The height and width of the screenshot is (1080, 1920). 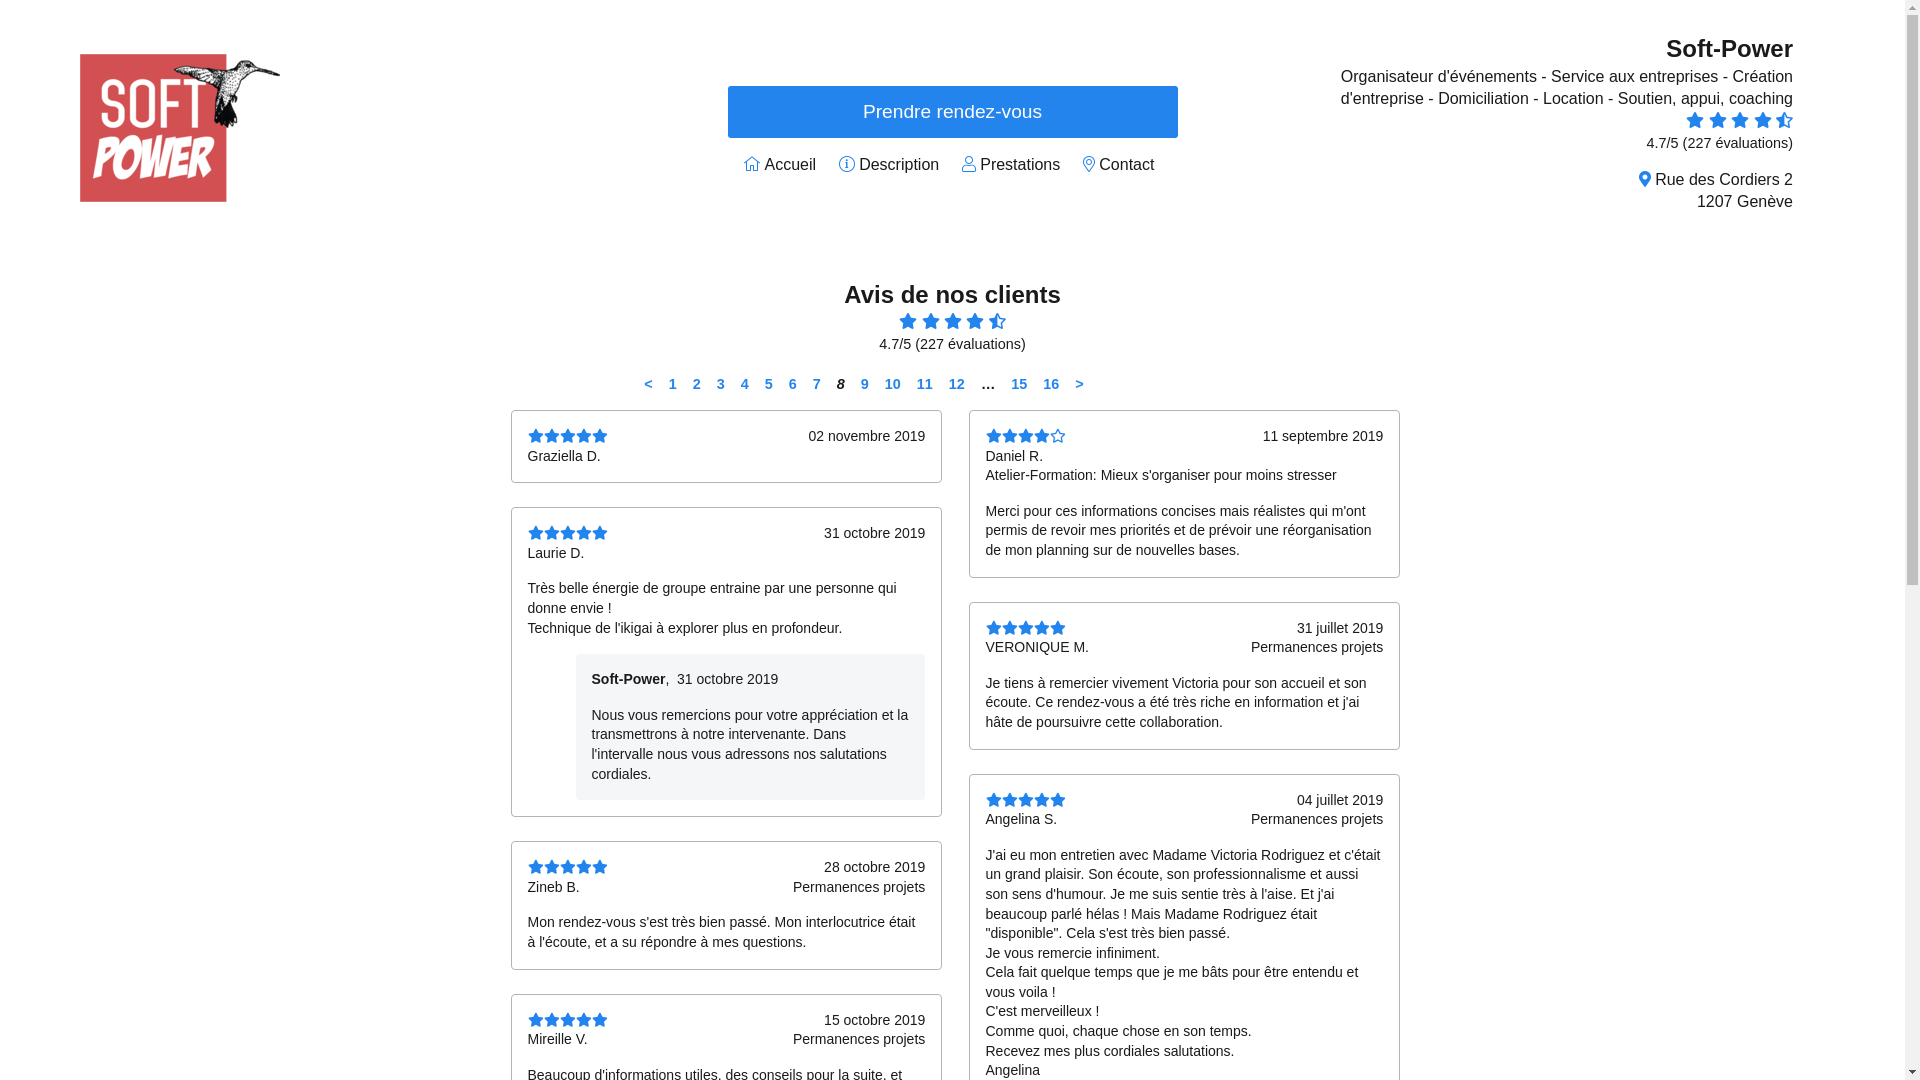 I want to click on '6', so click(x=791, y=384).